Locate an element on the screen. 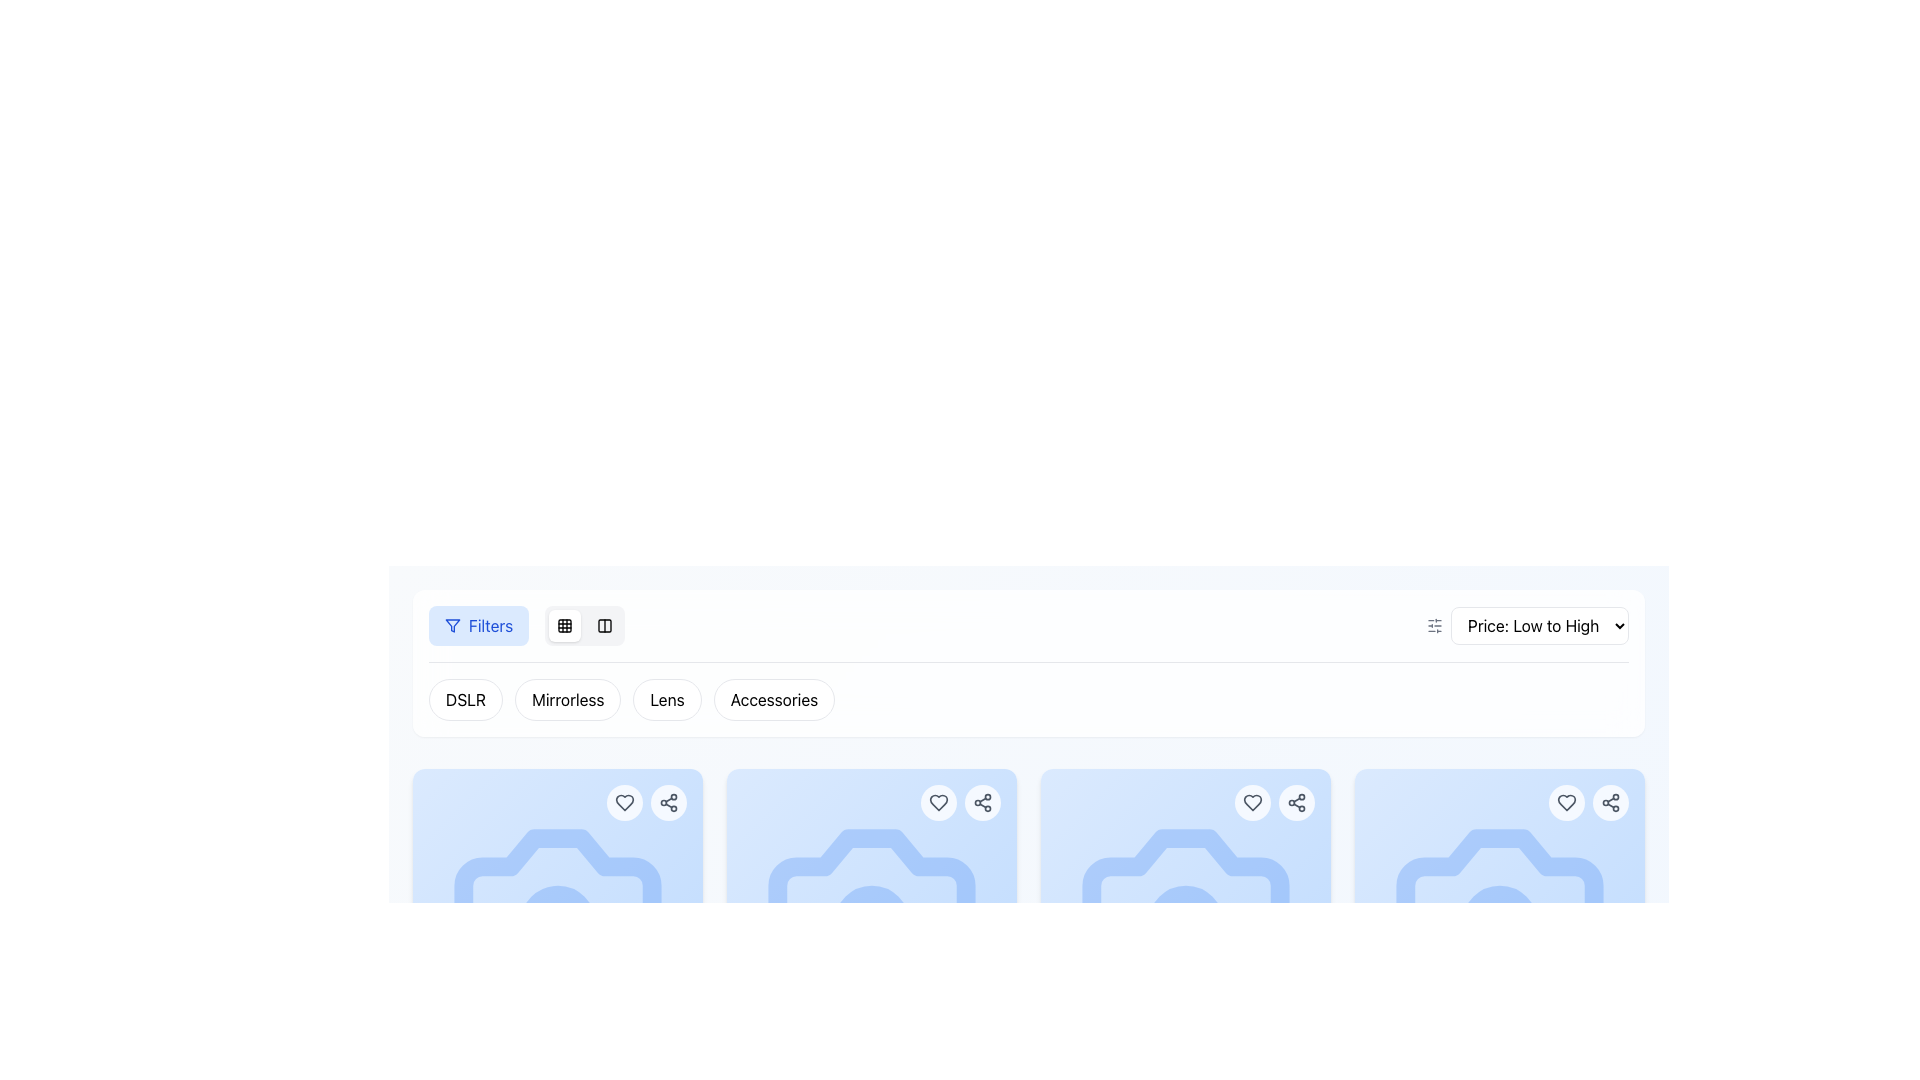 The image size is (1920, 1080). the circular icon button with a share icon in the top-right corner of the card item to observe the hover effect is located at coordinates (1296, 801).